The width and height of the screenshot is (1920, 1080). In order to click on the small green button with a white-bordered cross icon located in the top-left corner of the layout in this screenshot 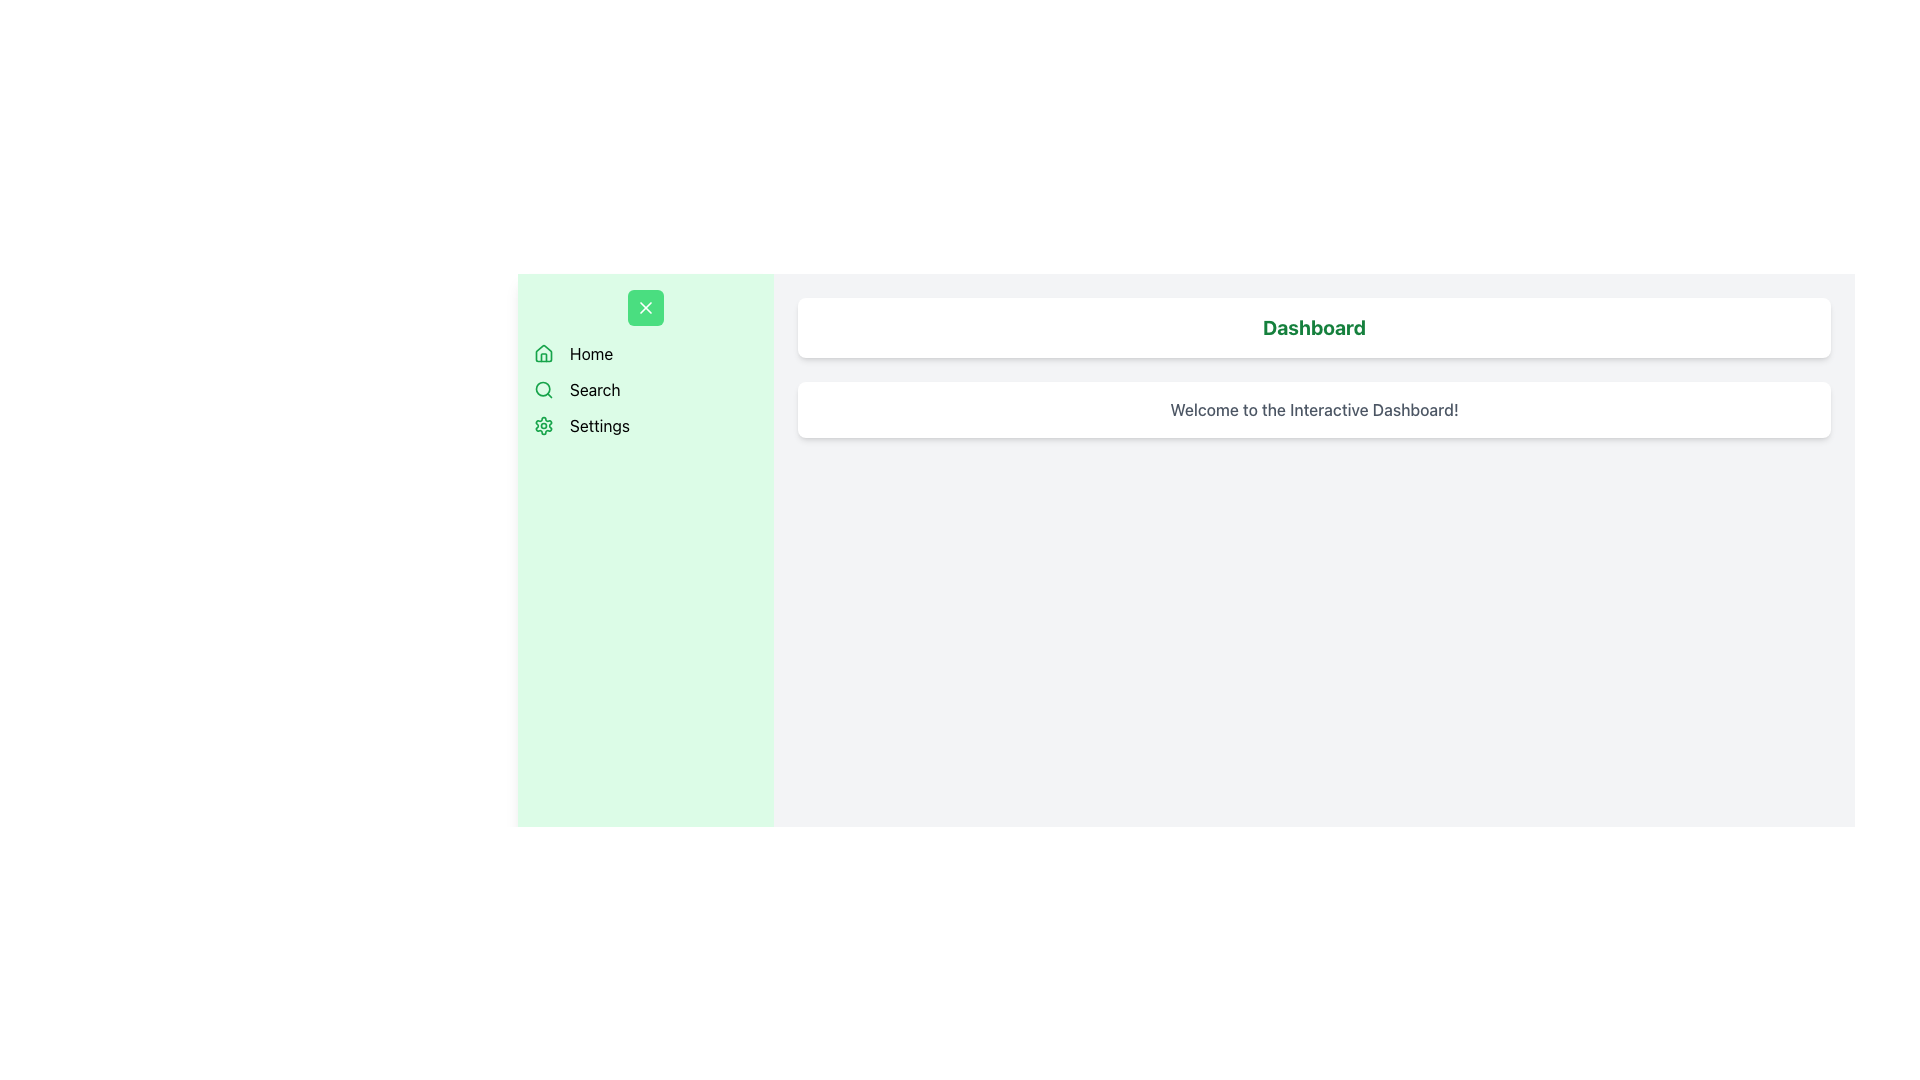, I will do `click(646, 308)`.